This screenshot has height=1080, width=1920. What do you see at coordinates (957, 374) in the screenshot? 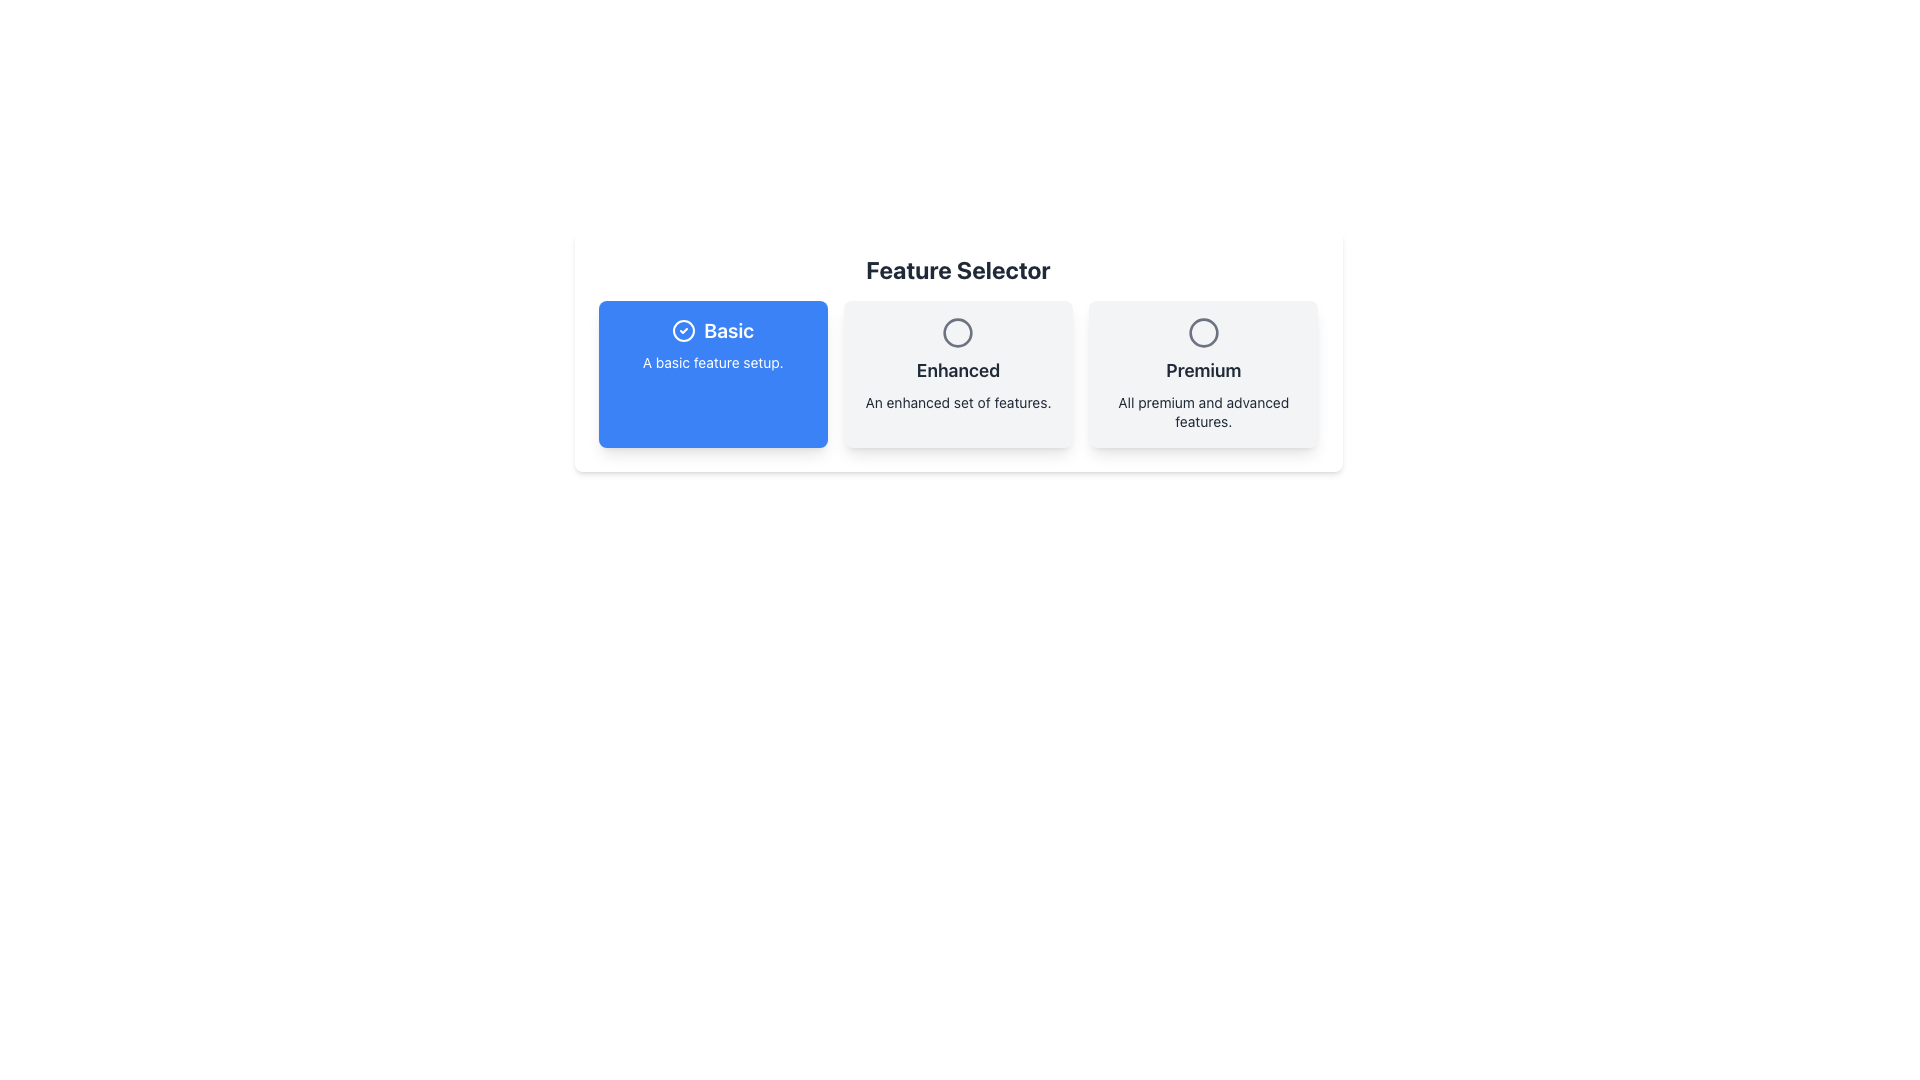
I see `the 'Enhanced' card which is the second card in a row of three, featuring a light gray background, a circle icon, bold title 'Enhanced', and description 'An enhanced set of features'` at bounding box center [957, 374].